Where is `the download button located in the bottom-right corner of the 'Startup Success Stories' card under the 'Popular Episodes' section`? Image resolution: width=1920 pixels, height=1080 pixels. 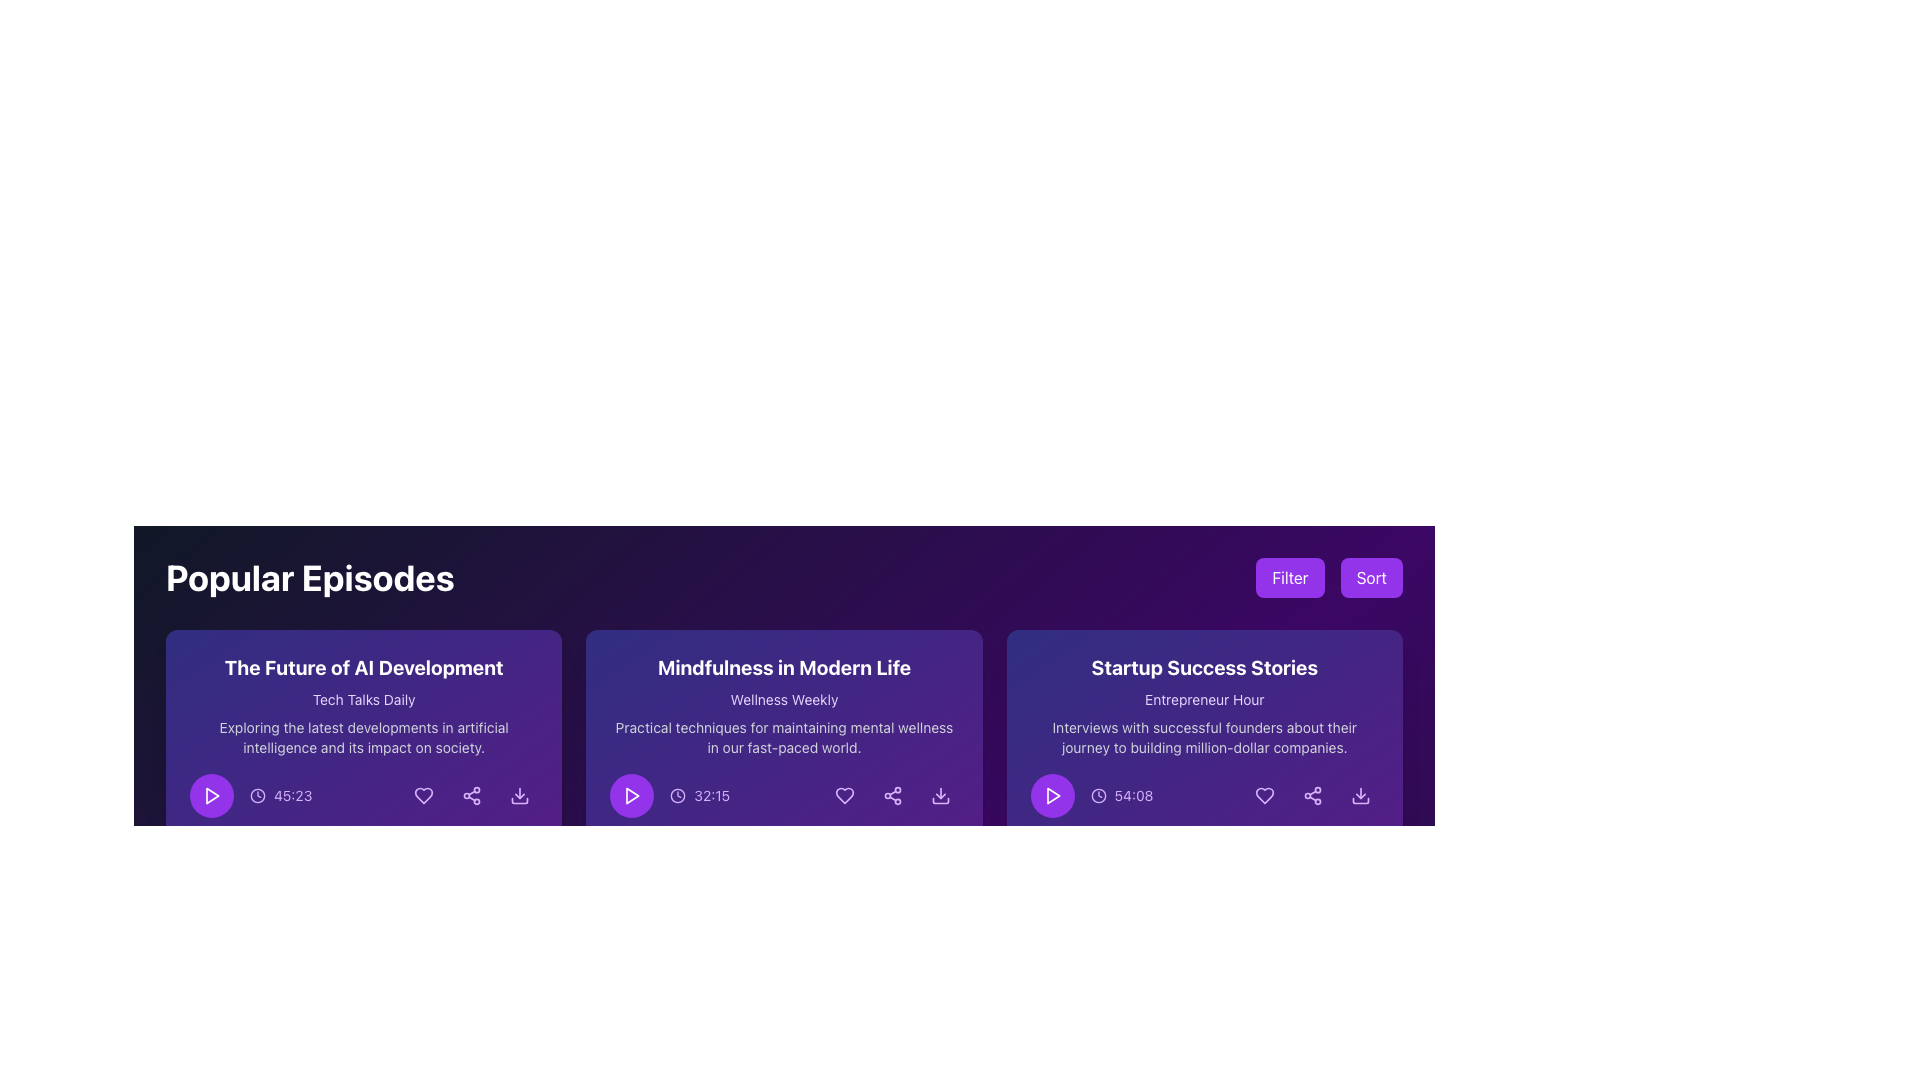 the download button located in the bottom-right corner of the 'Startup Success Stories' card under the 'Popular Episodes' section is located at coordinates (1360, 794).